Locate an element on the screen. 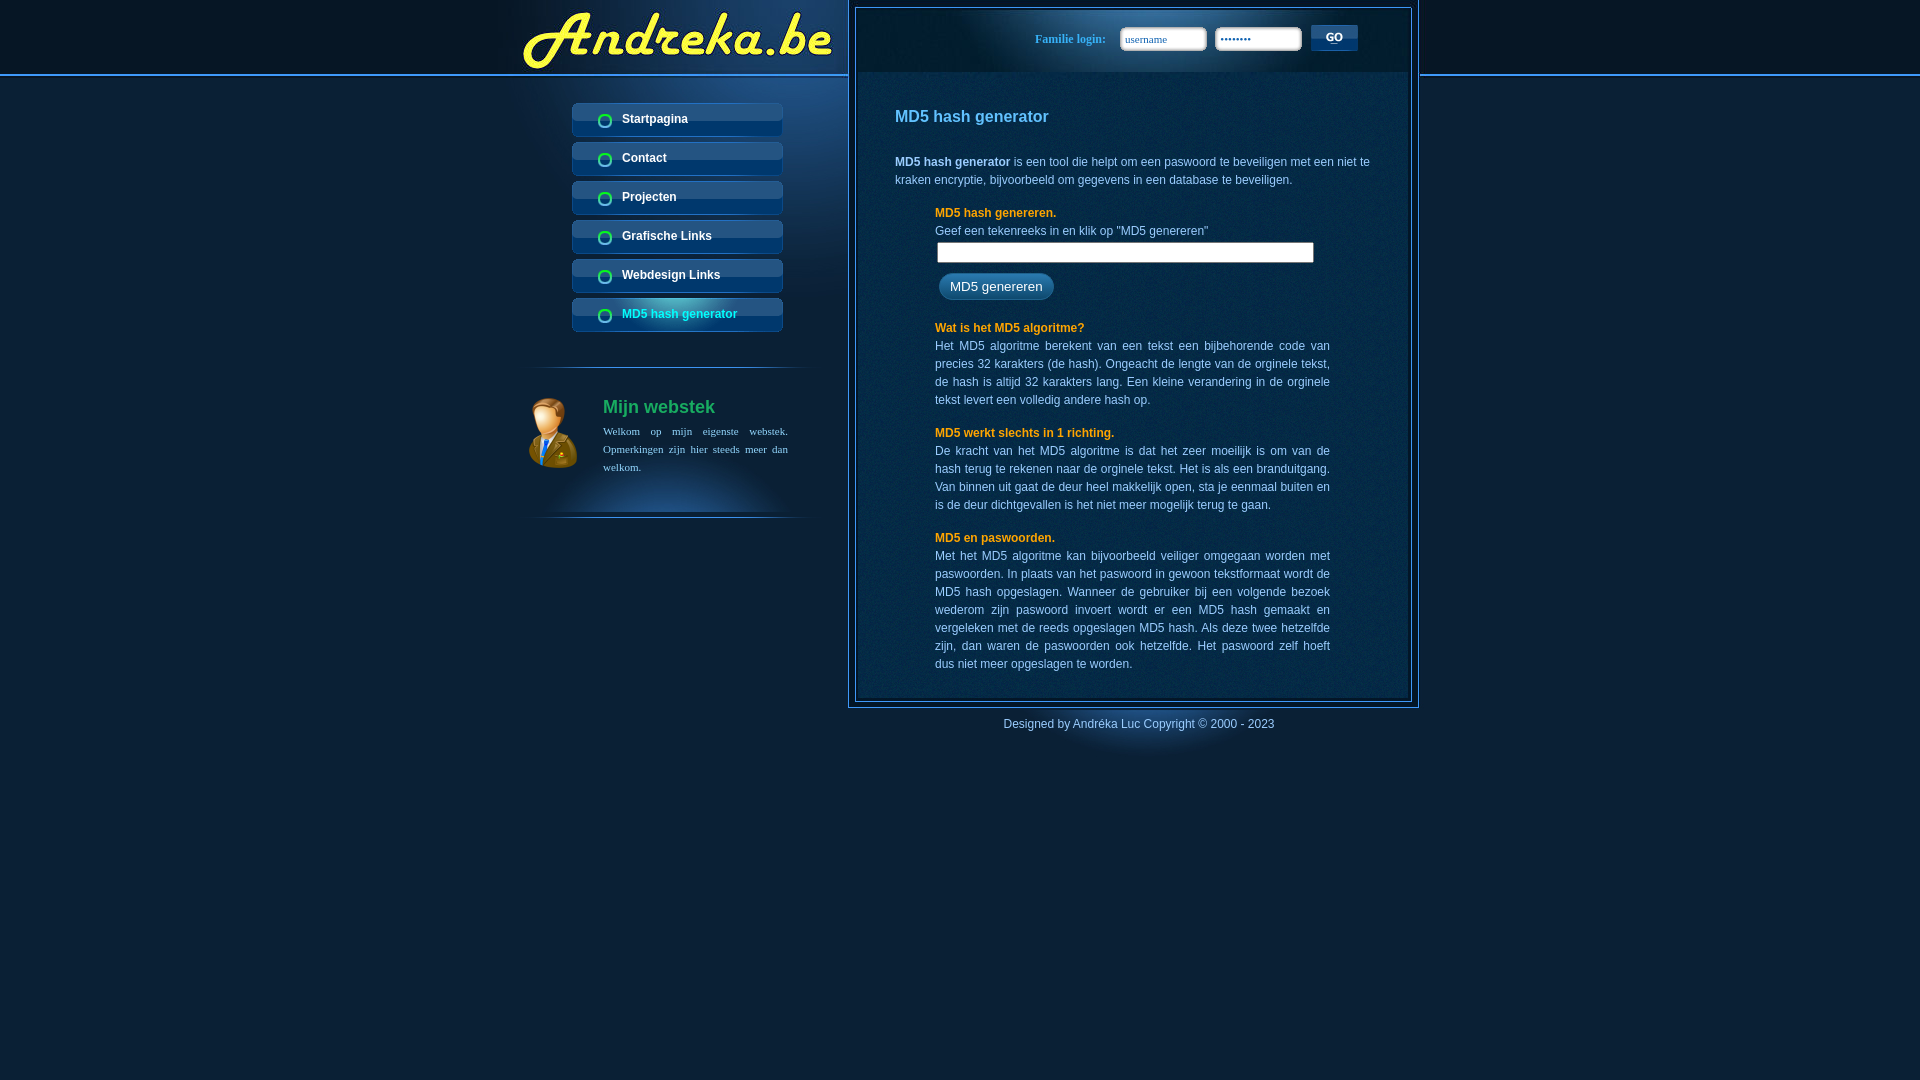 The height and width of the screenshot is (1080, 1920). 'Grafische Links' is located at coordinates (677, 235).